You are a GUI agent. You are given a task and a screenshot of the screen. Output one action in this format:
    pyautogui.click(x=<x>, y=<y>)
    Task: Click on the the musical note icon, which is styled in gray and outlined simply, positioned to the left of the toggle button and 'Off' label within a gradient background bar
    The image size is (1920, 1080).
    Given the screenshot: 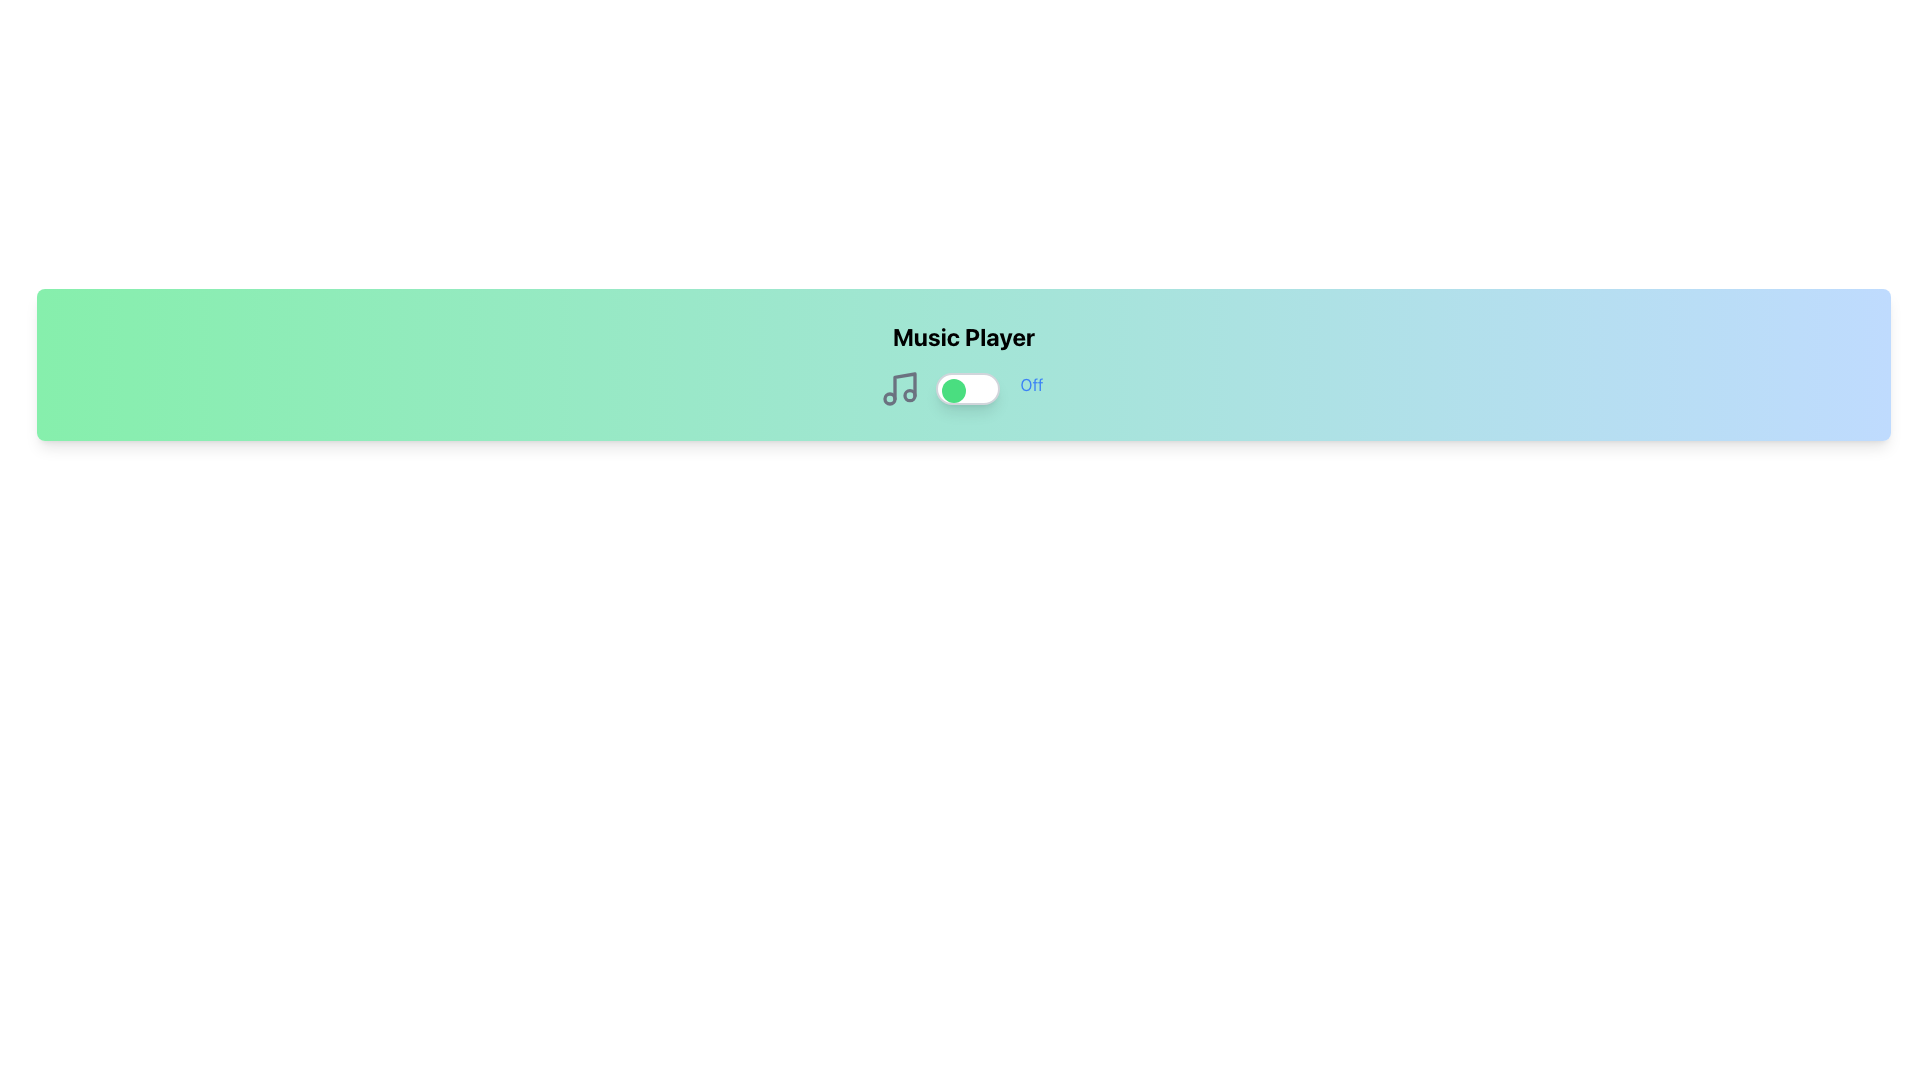 What is the action you would take?
    pyautogui.click(x=899, y=389)
    